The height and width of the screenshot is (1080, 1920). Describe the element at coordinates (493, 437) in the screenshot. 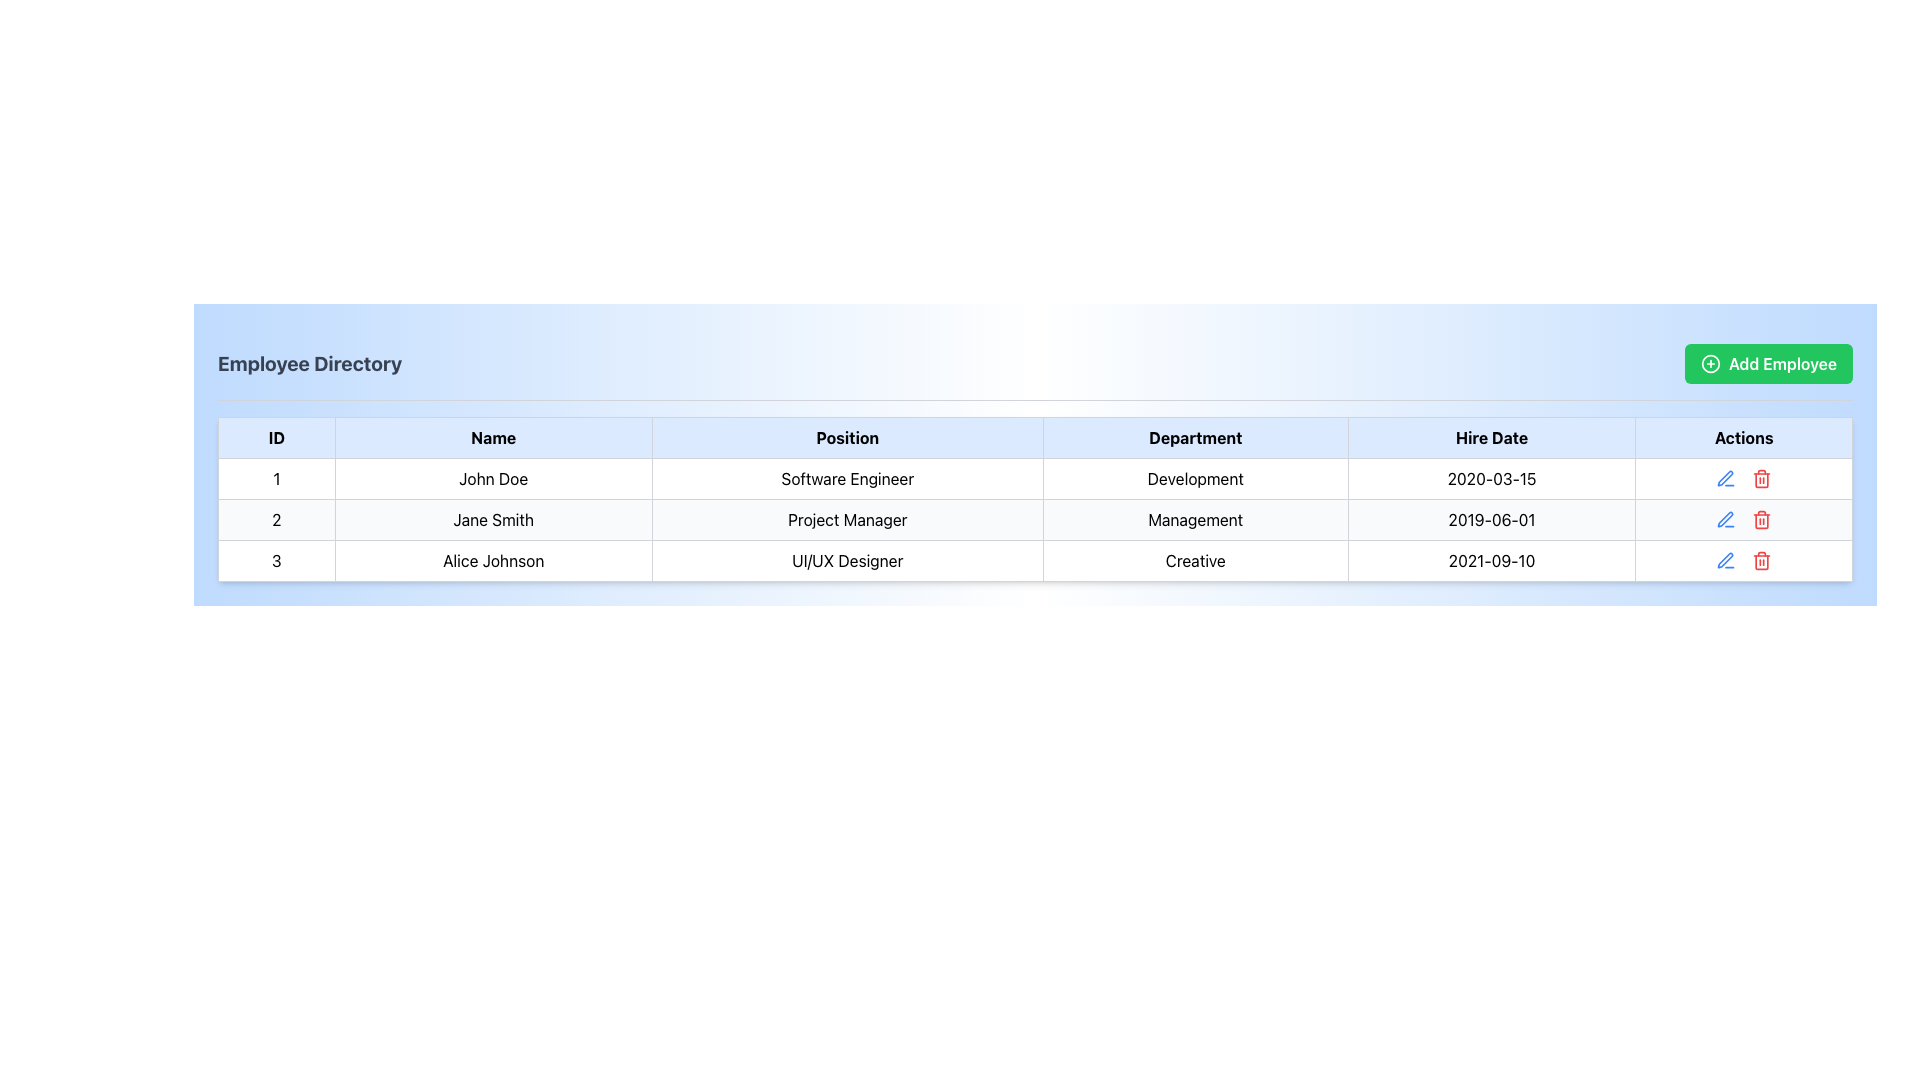

I see `the Table Header Cell that serves as the header for the 'Name' column in the table, located between the 'ID' and 'Position' columns` at that location.